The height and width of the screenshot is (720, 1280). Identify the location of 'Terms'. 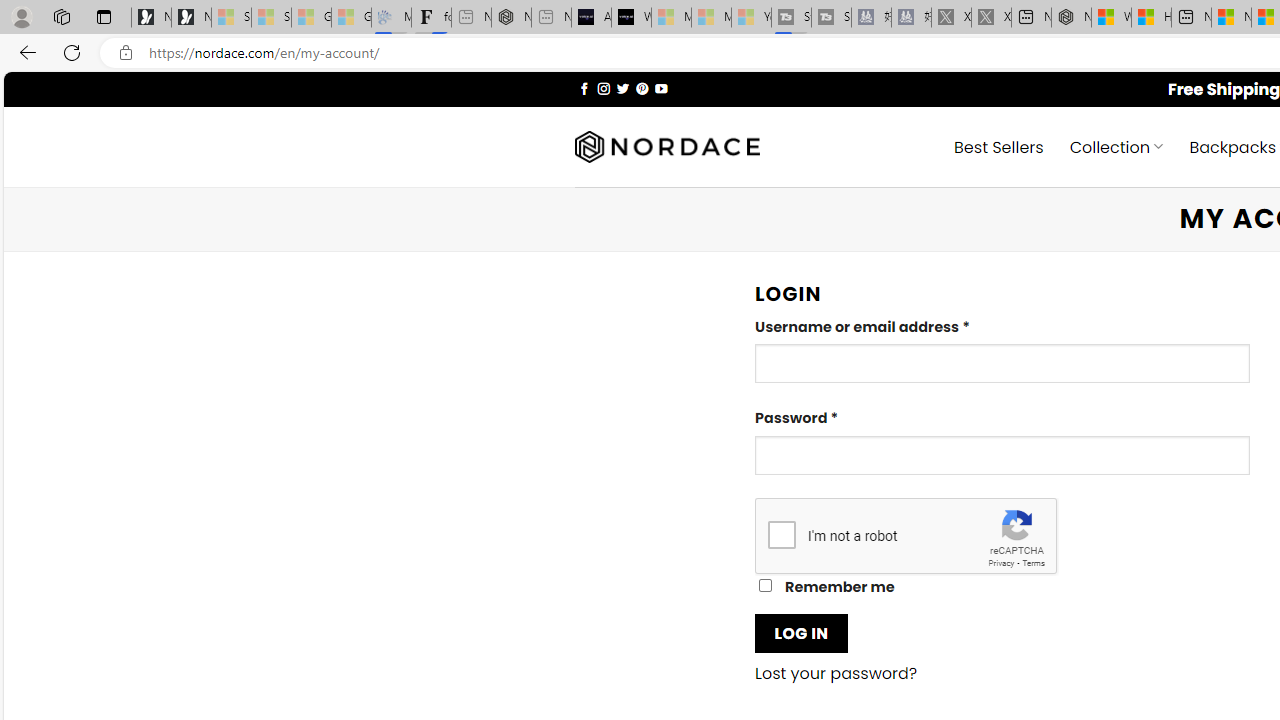
(1033, 563).